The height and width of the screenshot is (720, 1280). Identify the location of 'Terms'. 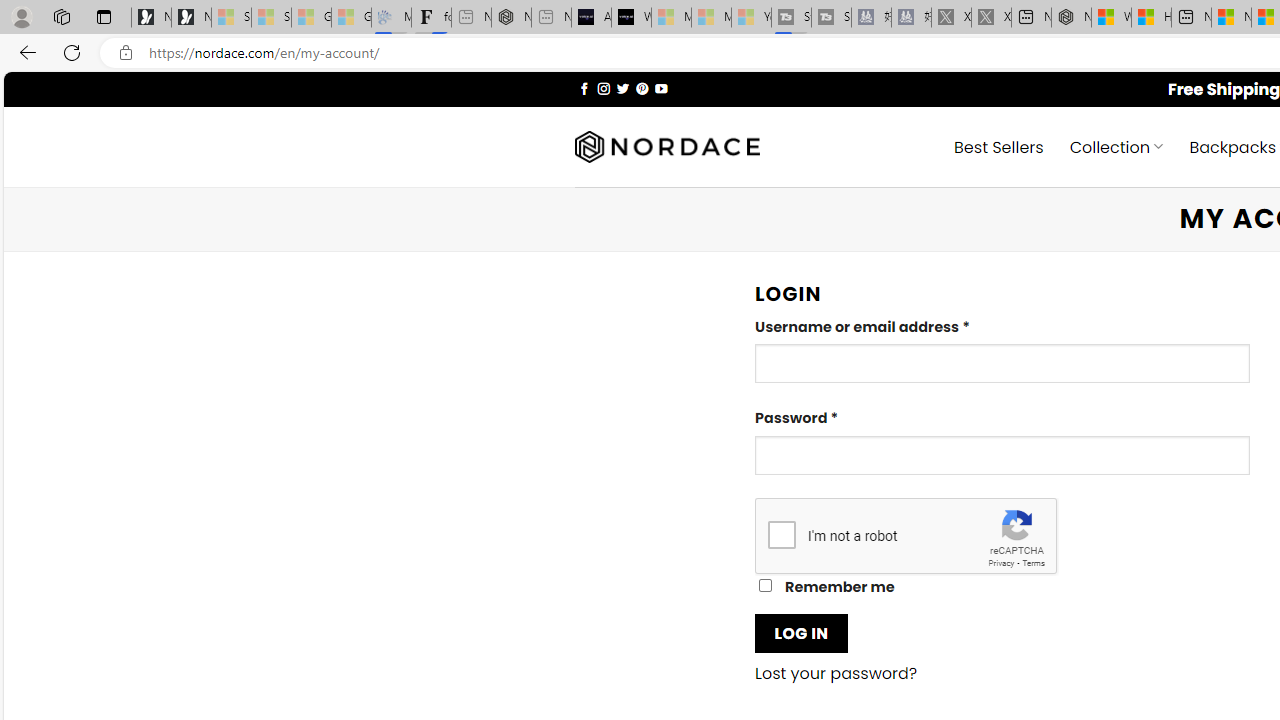
(1033, 563).